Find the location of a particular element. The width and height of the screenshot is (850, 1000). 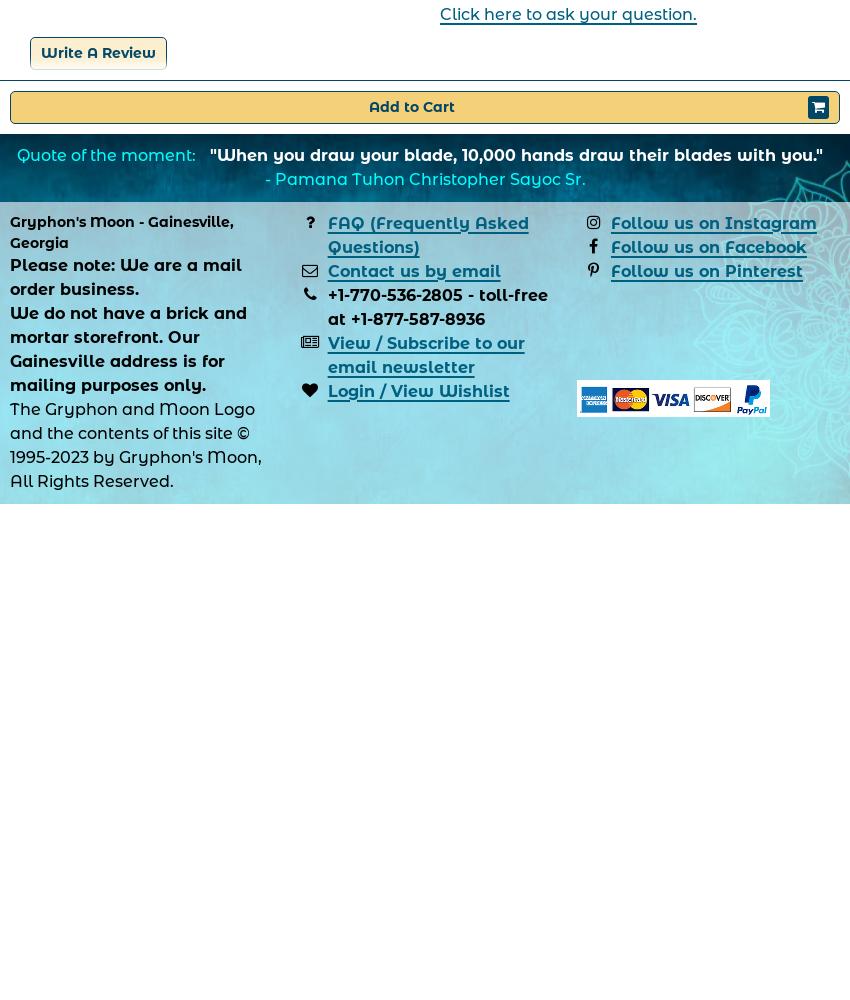

'Follow us on Pinterest' is located at coordinates (705, 270).